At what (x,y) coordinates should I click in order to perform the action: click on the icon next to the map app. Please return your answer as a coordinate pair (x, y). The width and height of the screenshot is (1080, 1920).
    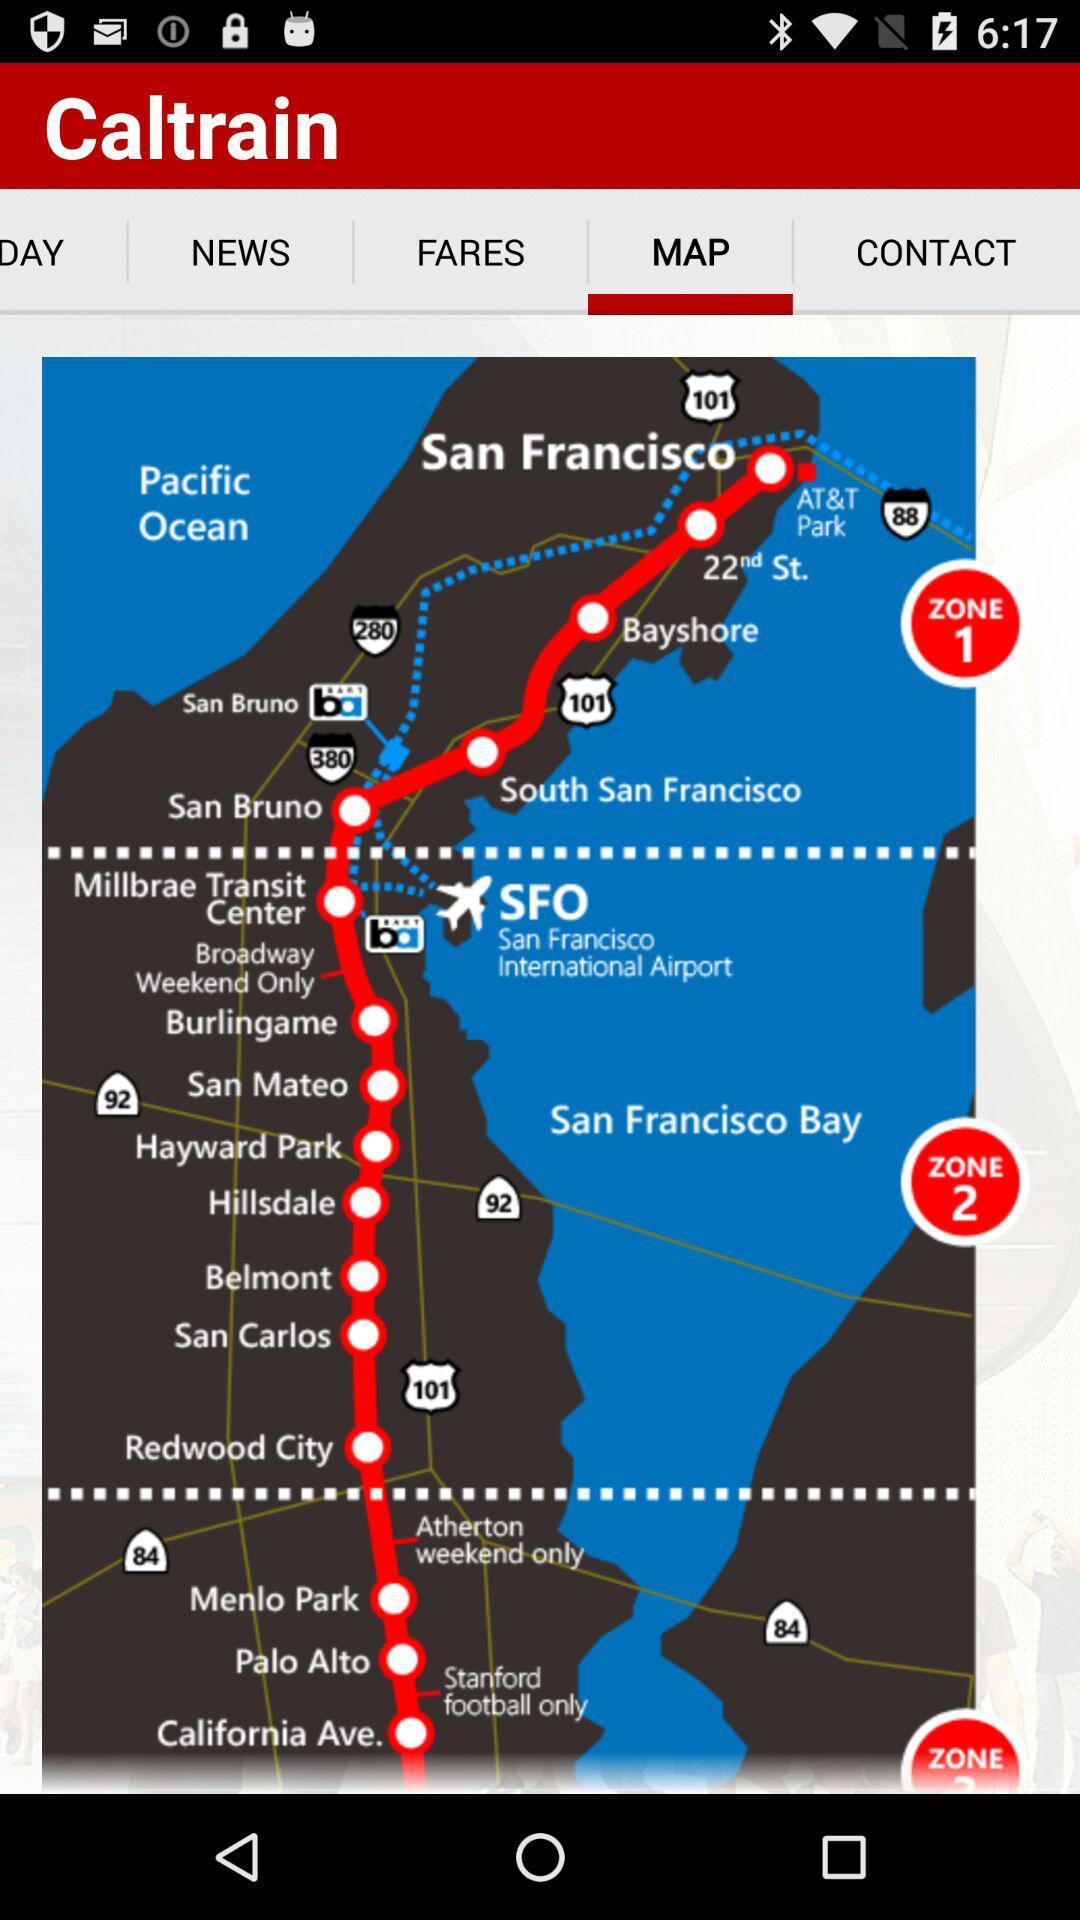
    Looking at the image, I should click on (470, 251).